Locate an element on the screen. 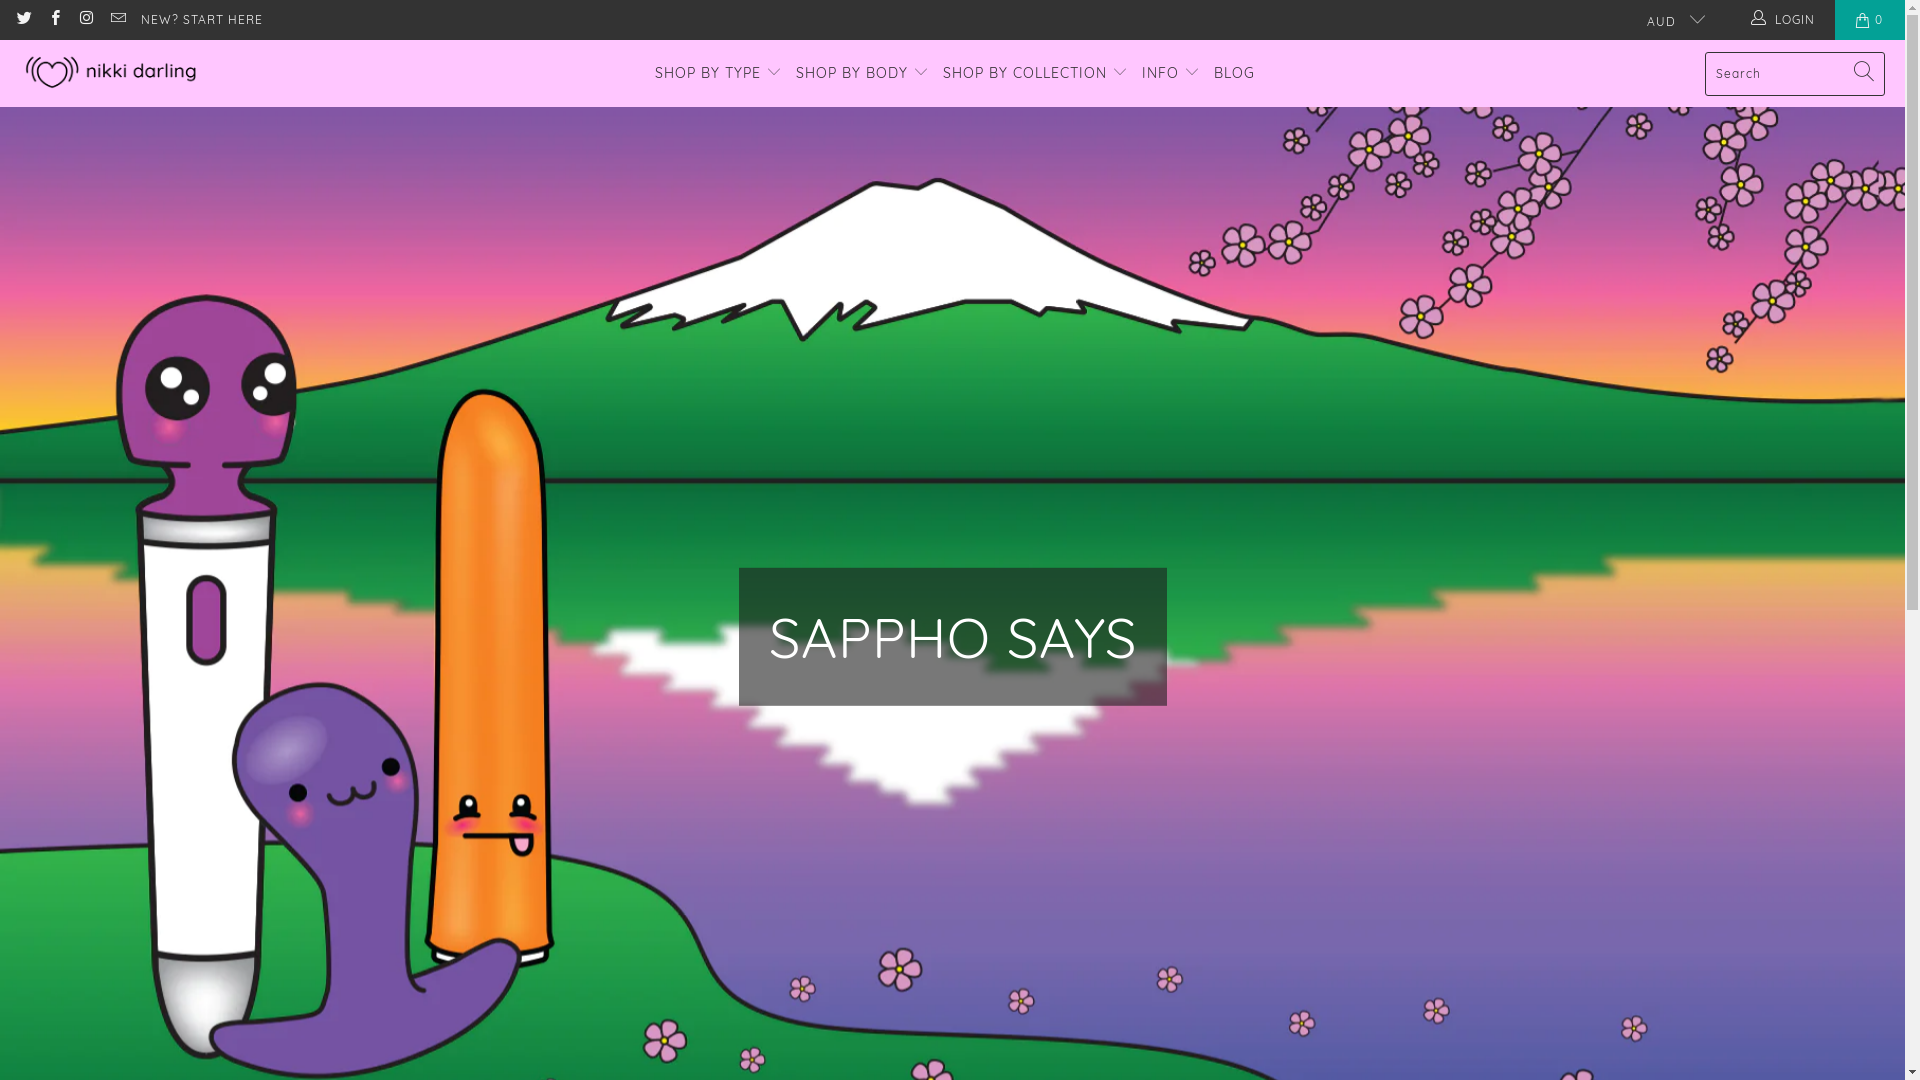  'LOGIN' is located at coordinates (1784, 19).